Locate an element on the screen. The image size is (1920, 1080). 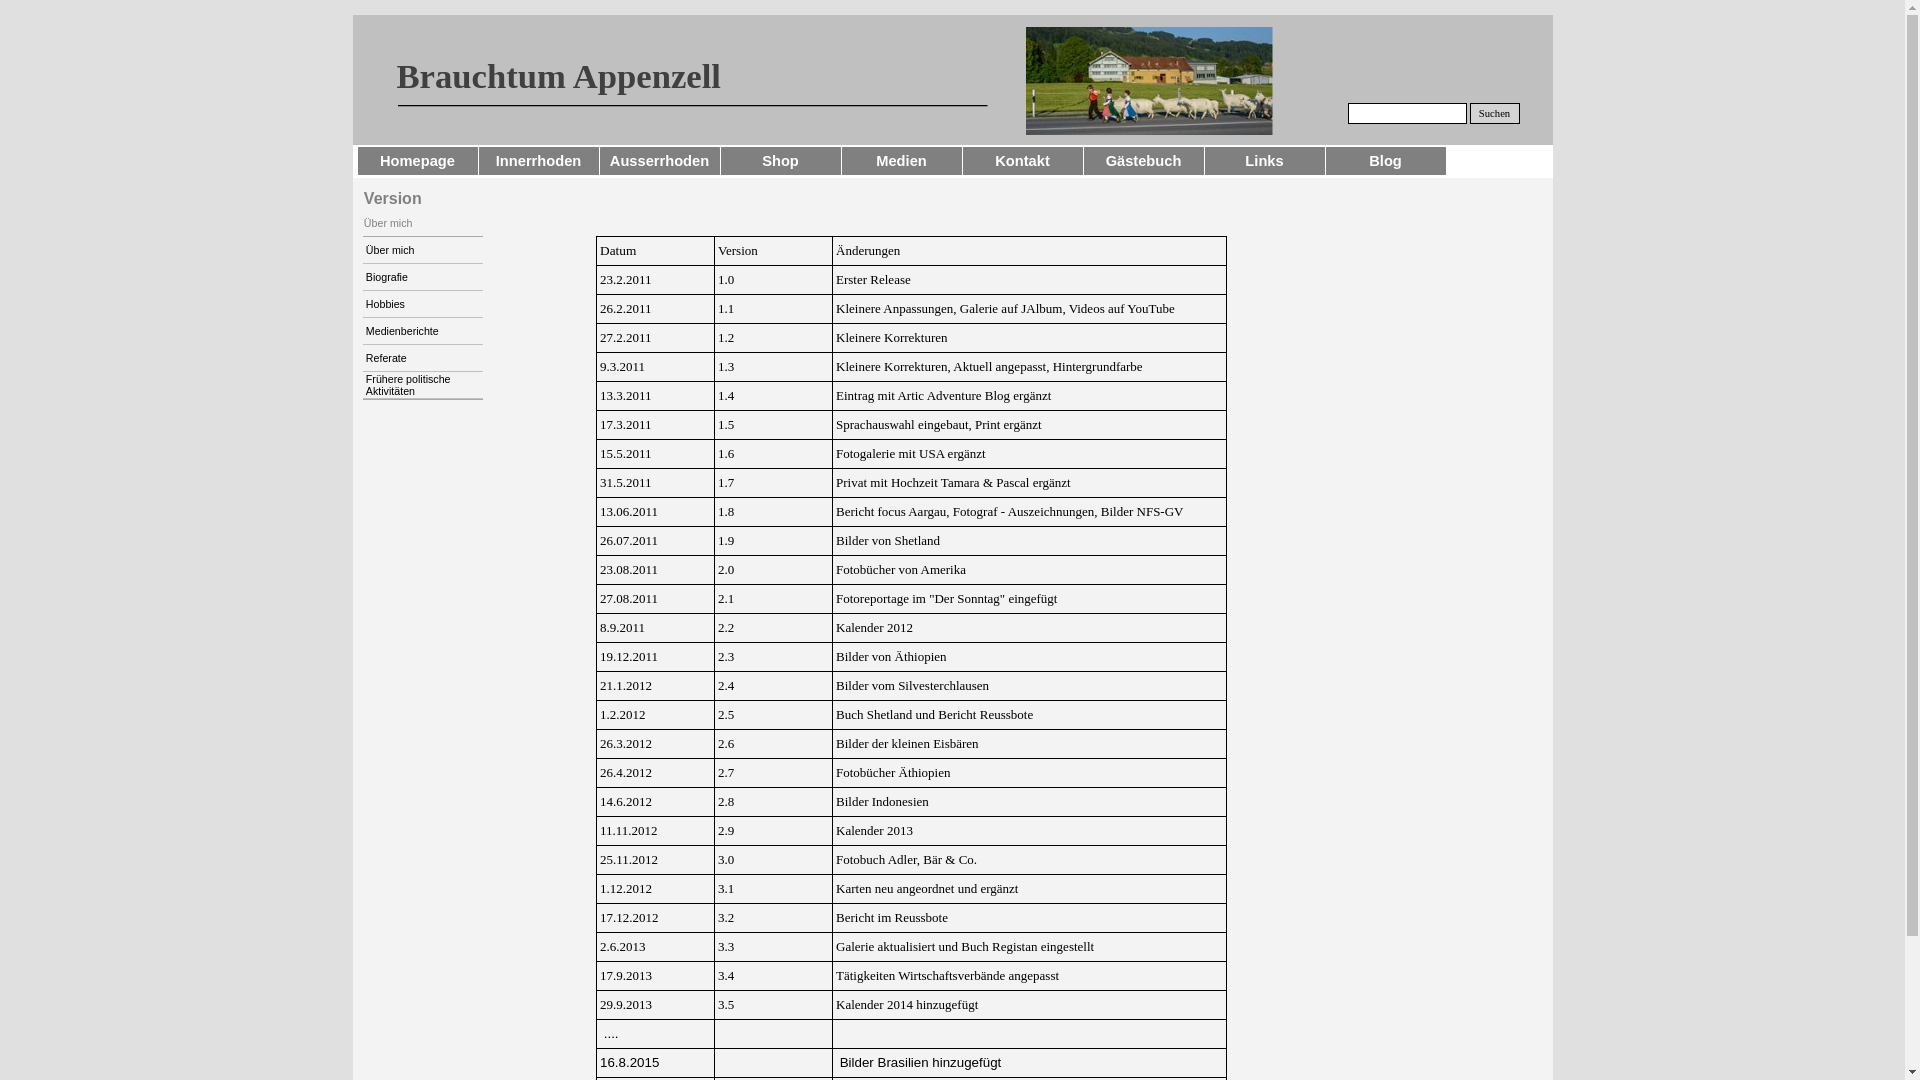
'Biografie' is located at coordinates (421, 277).